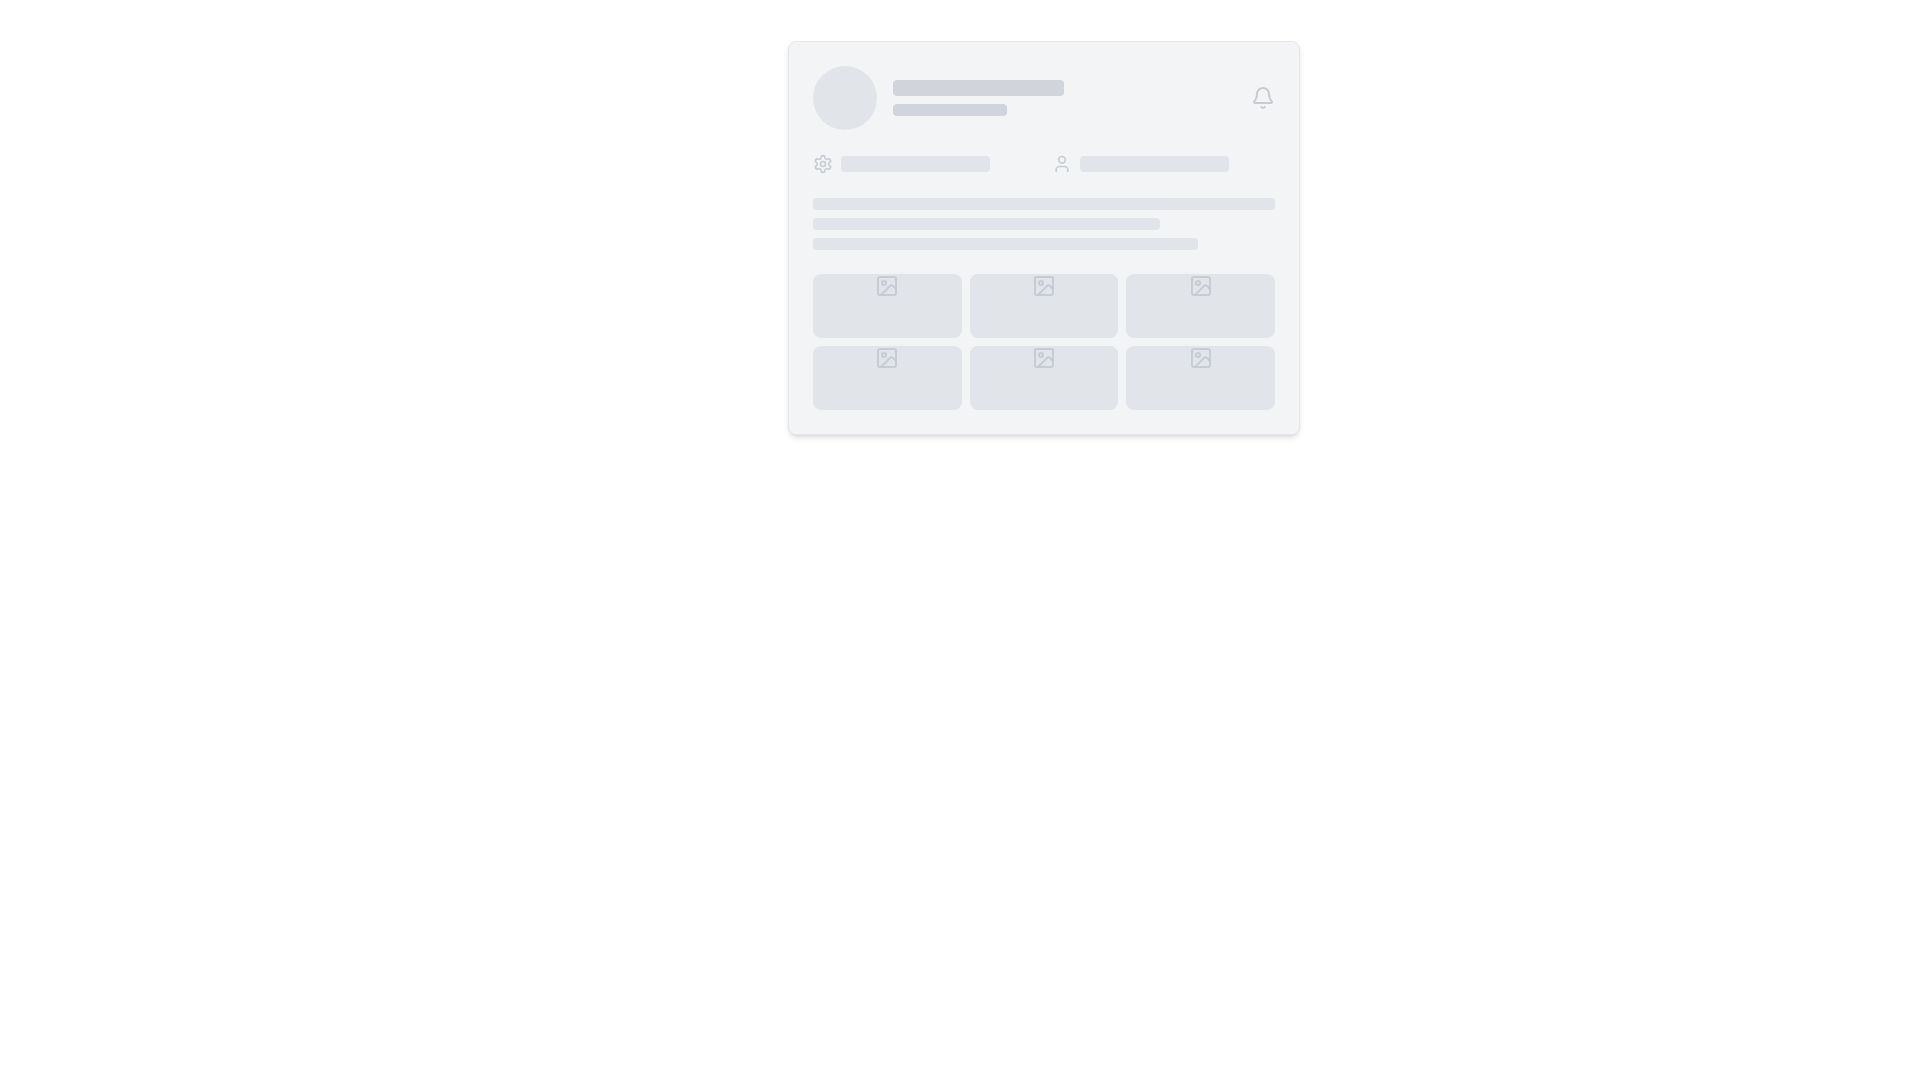 Image resolution: width=1920 pixels, height=1080 pixels. What do you see at coordinates (1200, 378) in the screenshot?
I see `the third element in the bottom row of a grid layout, which serves as a placeholder representation for future content or images` at bounding box center [1200, 378].